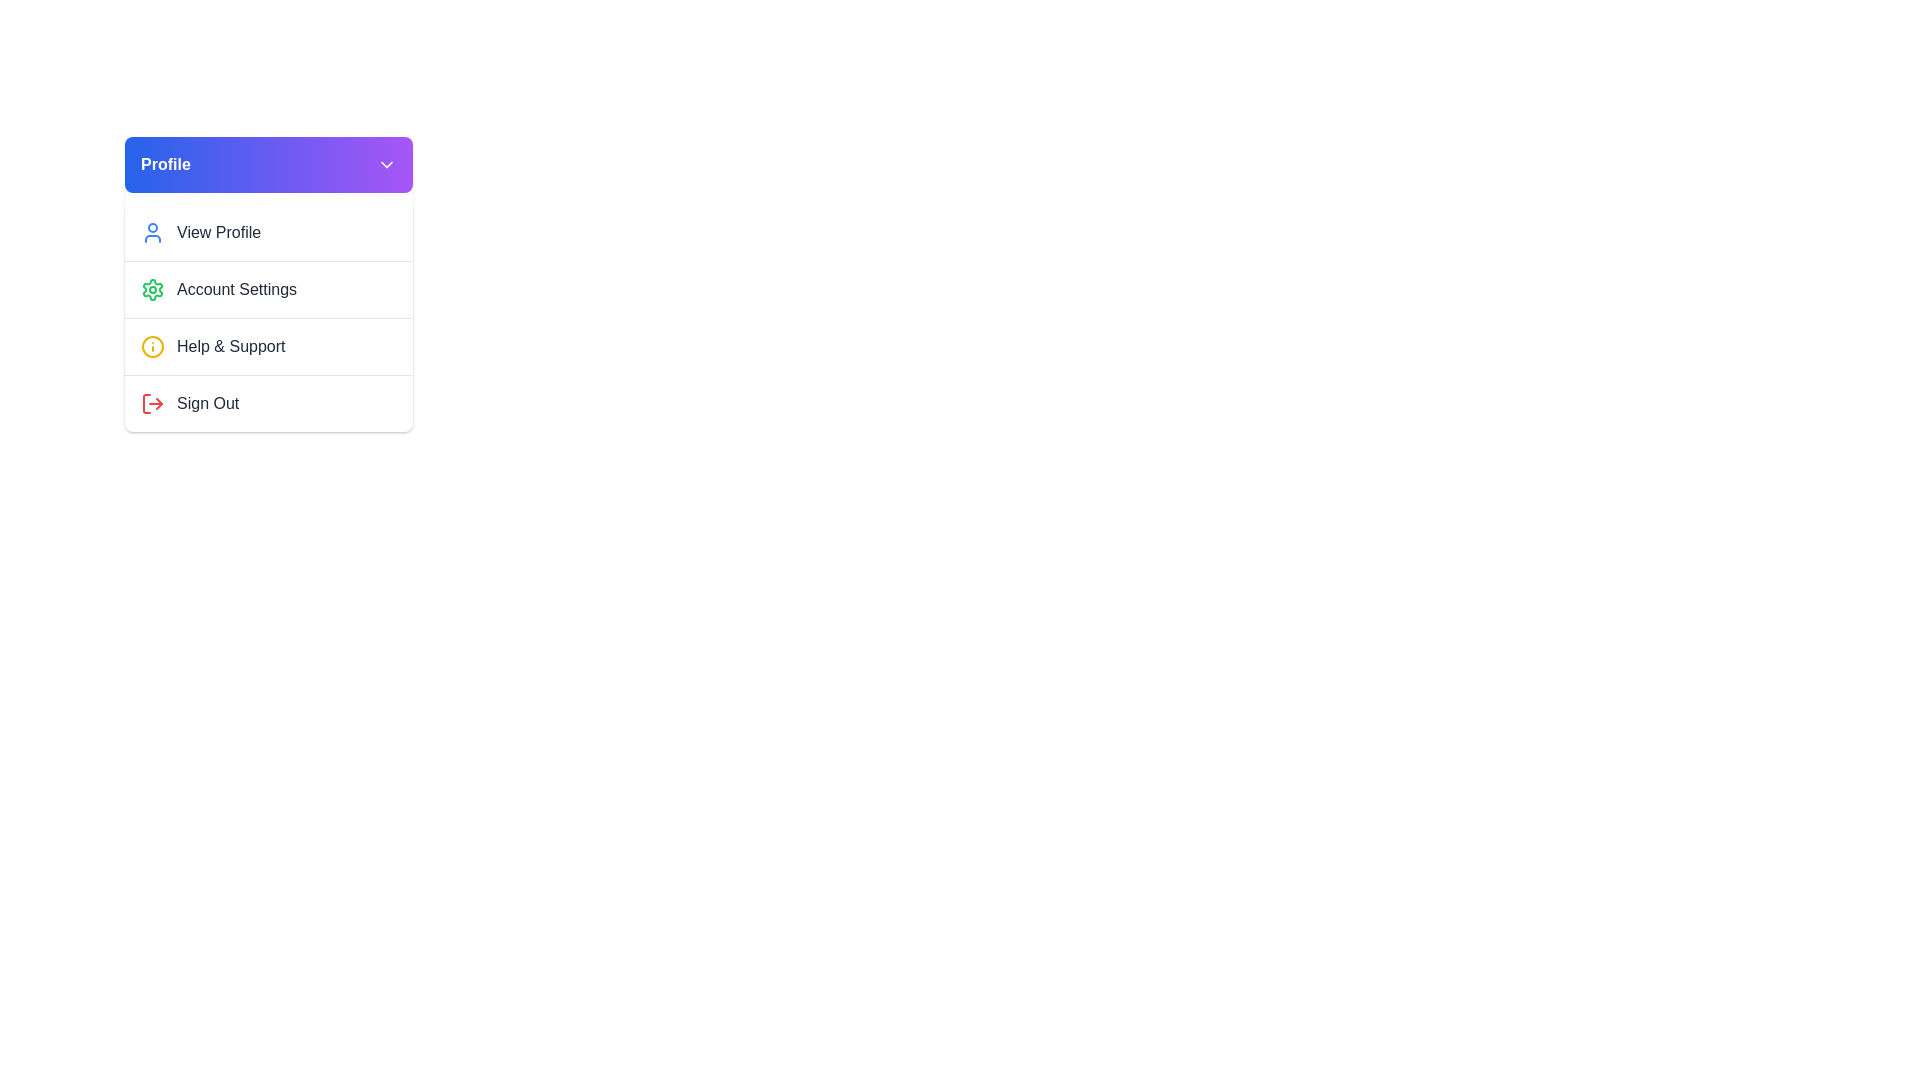 The width and height of the screenshot is (1920, 1080). I want to click on the settings gear icon, which is located next to the 'Account Settings' text in the 'Profile' menu list, so click(152, 289).